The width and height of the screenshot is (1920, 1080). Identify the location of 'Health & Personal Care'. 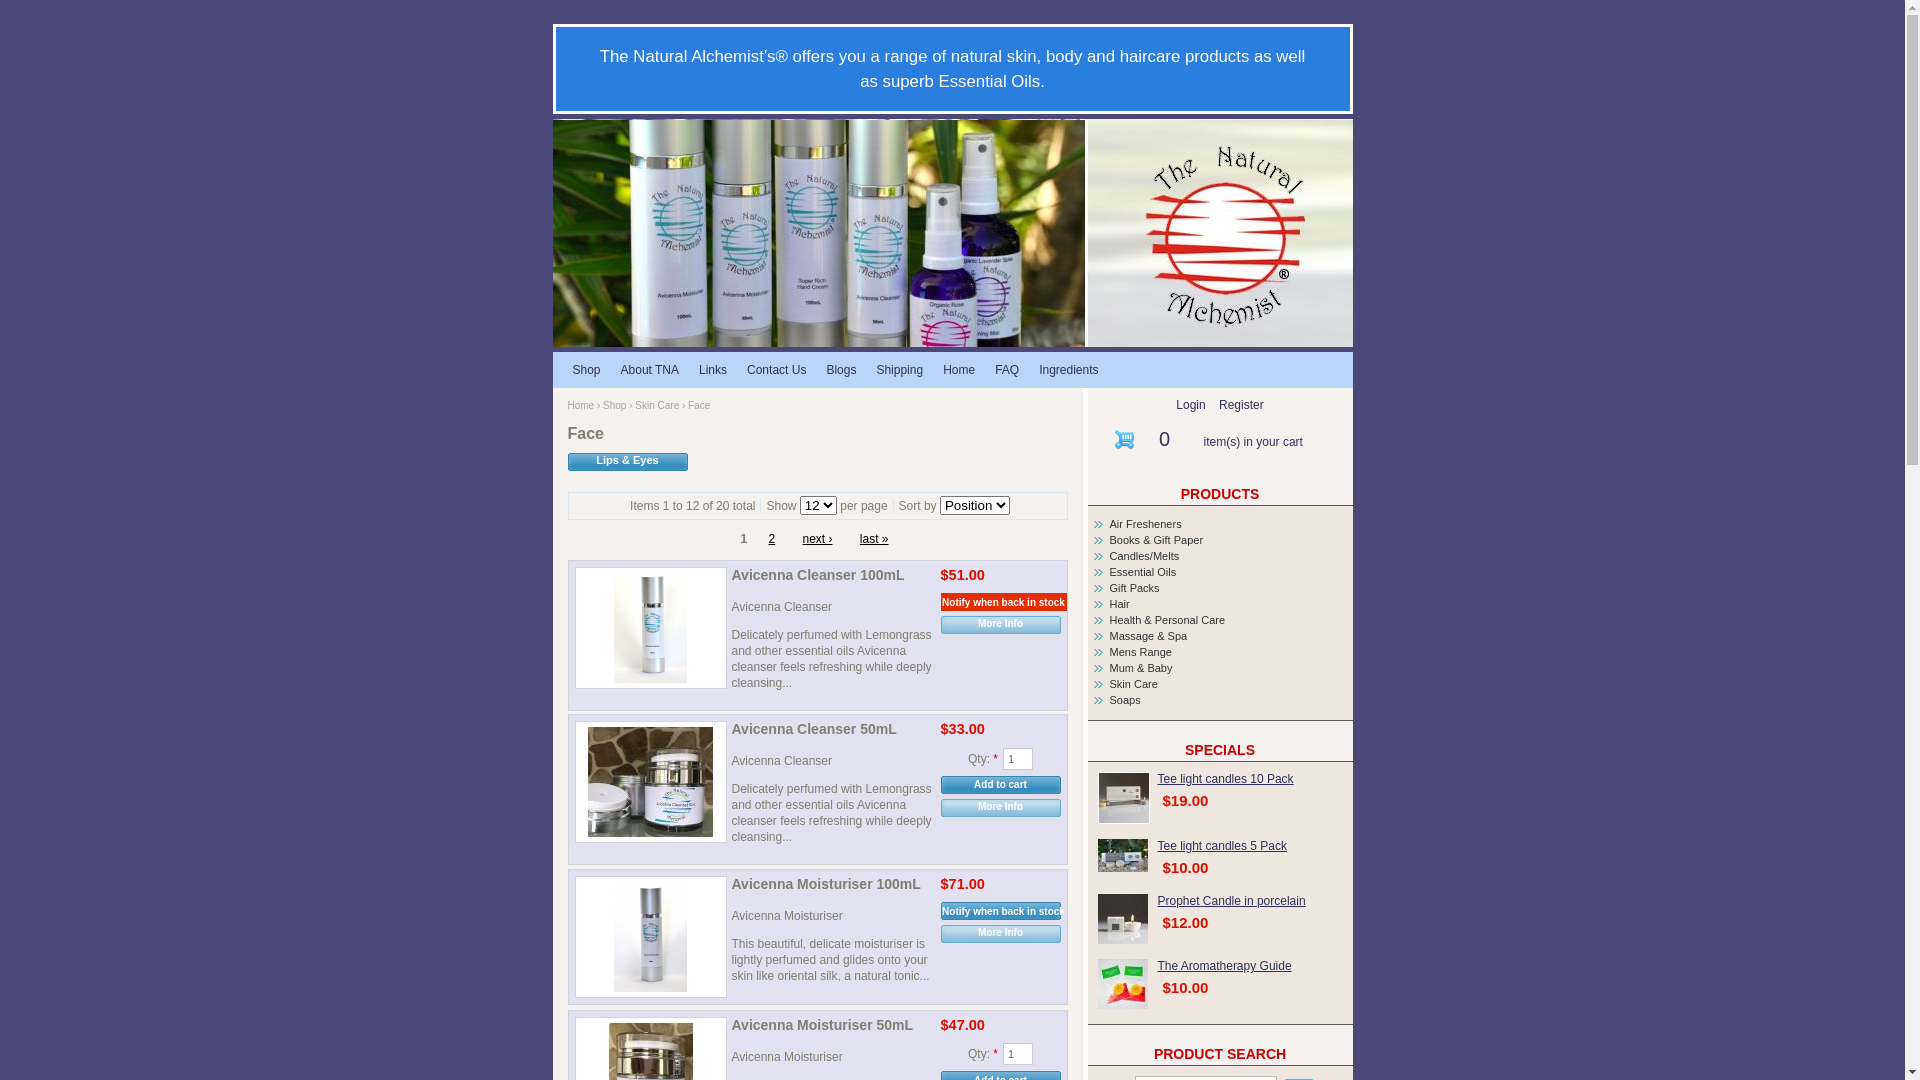
(1167, 619).